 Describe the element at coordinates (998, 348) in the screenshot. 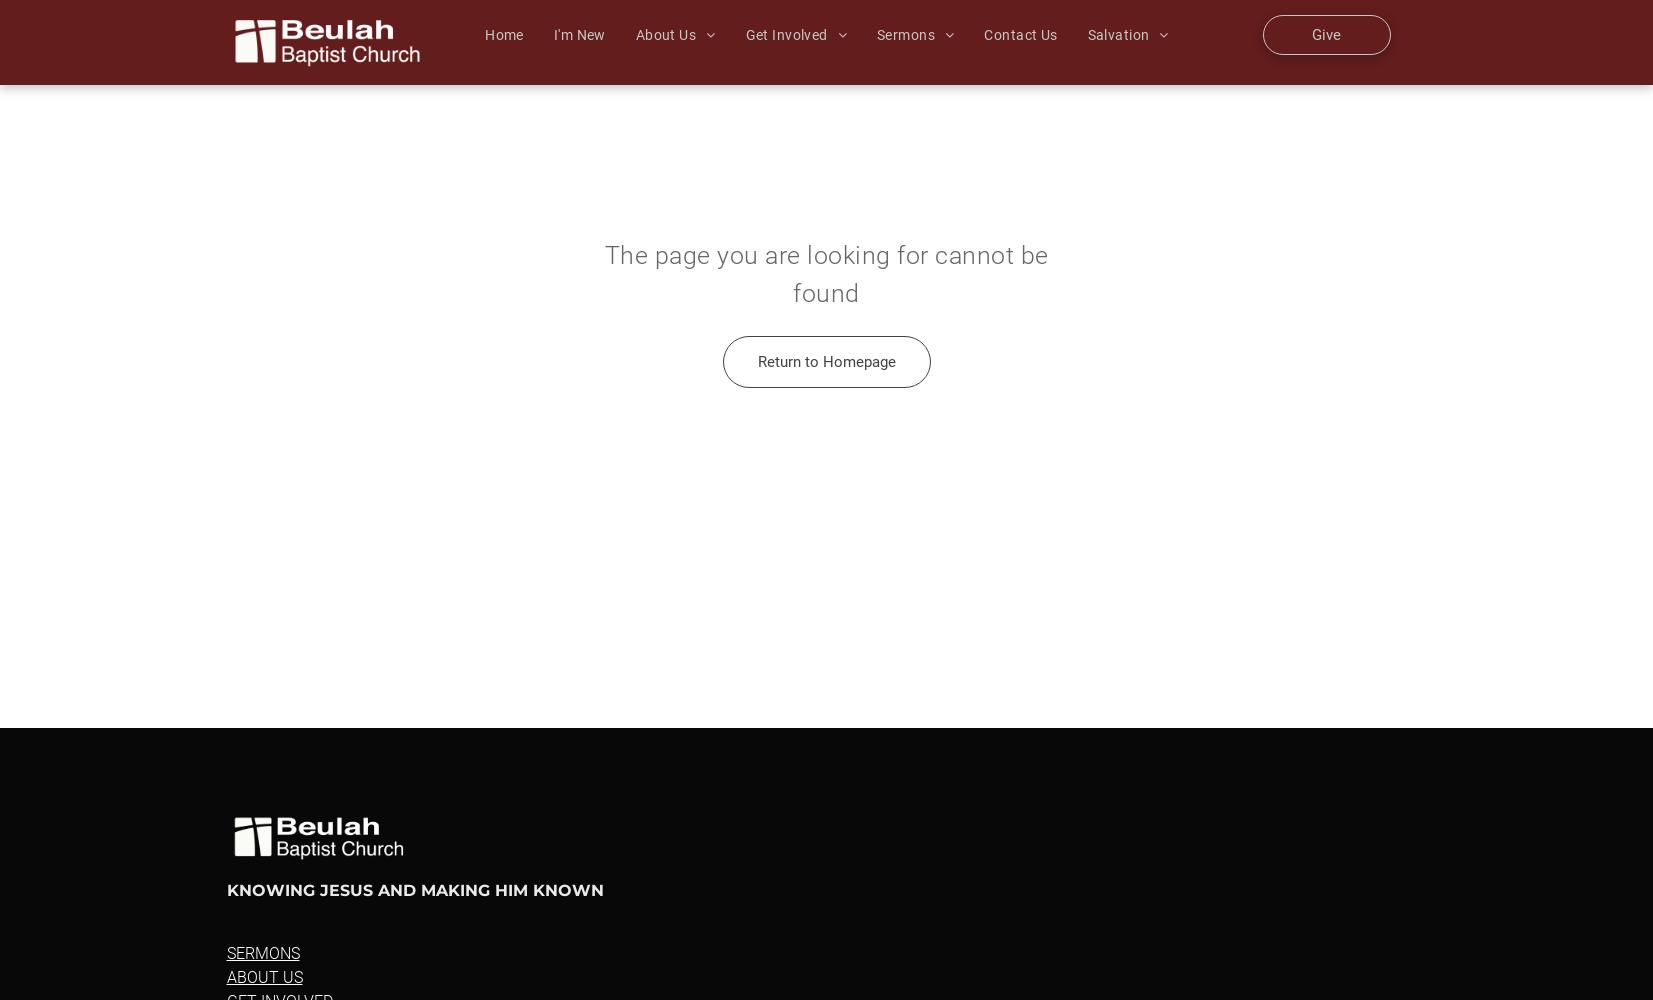

I see `'Food Pantry'` at that location.